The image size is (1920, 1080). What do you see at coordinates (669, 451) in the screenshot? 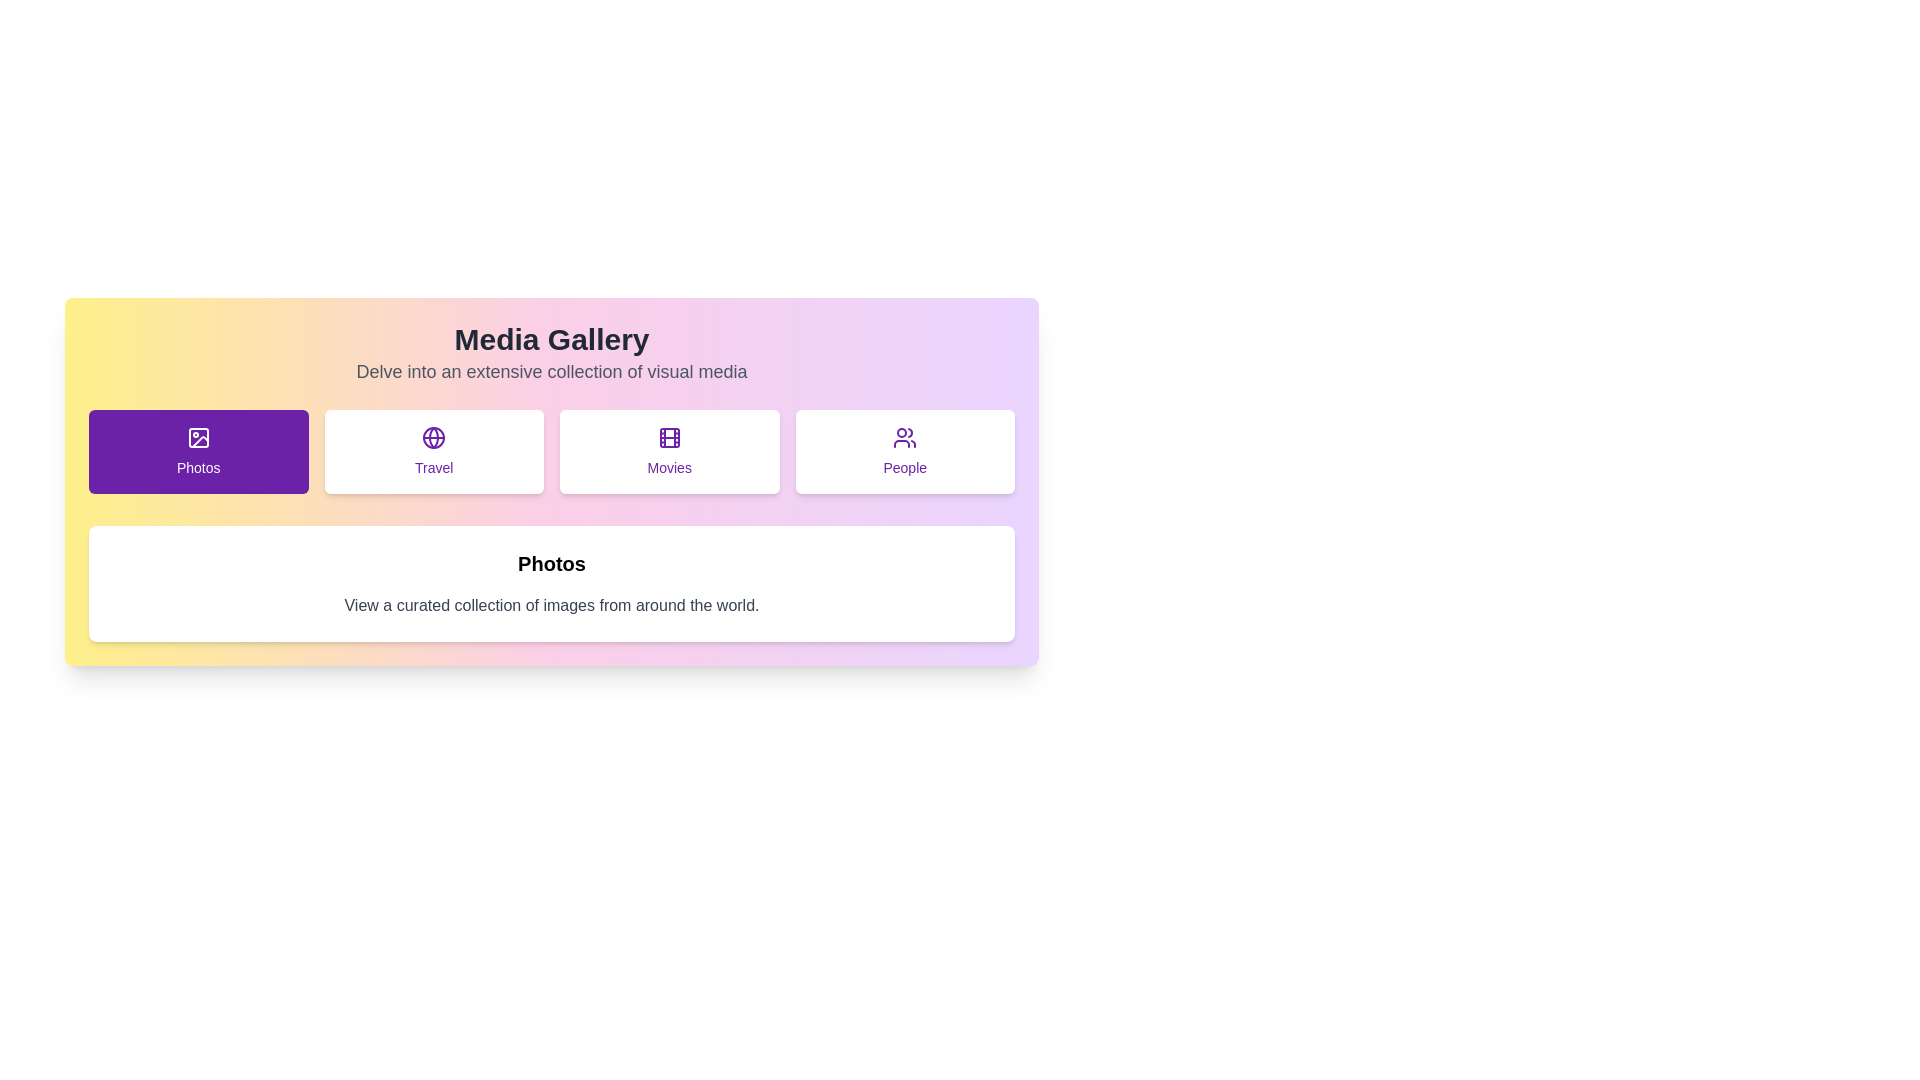
I see `the tab labeled Movies` at bounding box center [669, 451].